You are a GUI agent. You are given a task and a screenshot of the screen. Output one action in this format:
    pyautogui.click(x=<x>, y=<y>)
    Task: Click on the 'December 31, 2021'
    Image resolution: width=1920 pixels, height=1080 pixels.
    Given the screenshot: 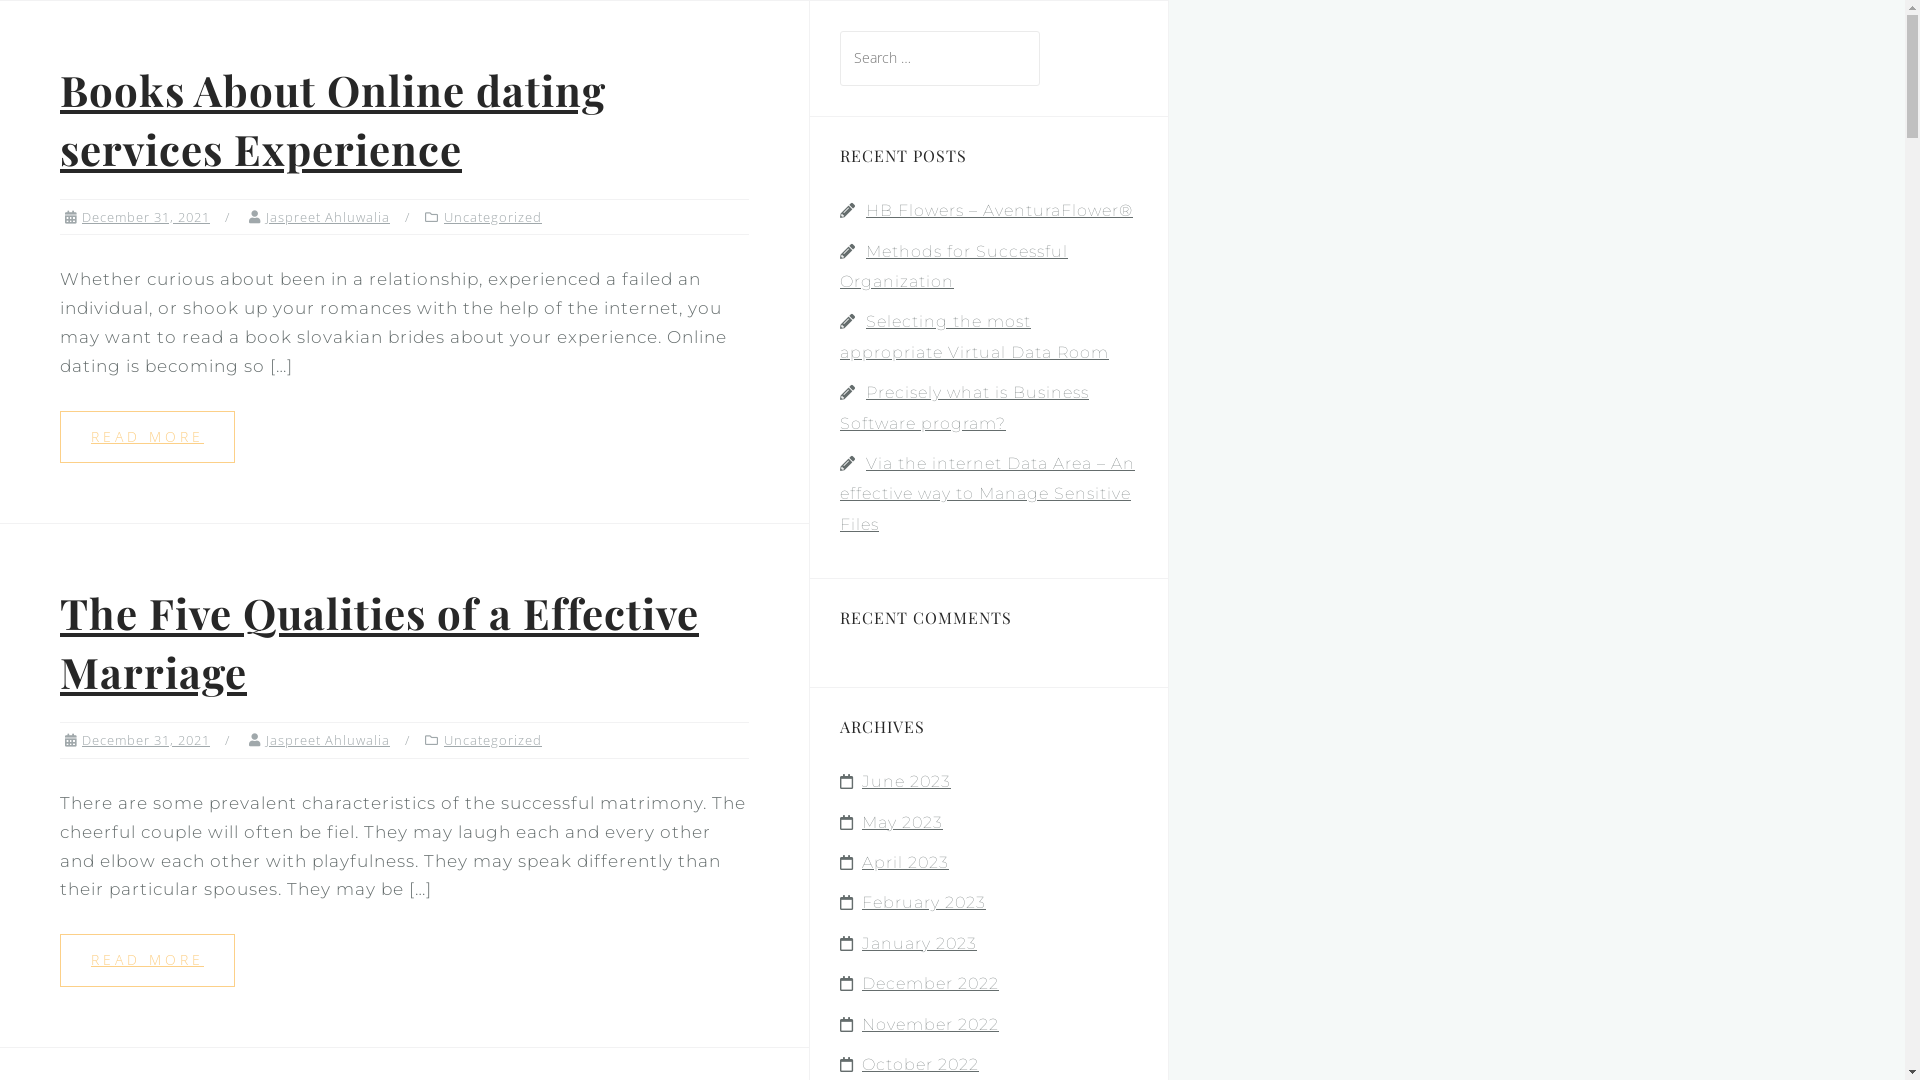 What is the action you would take?
    pyautogui.click(x=144, y=216)
    